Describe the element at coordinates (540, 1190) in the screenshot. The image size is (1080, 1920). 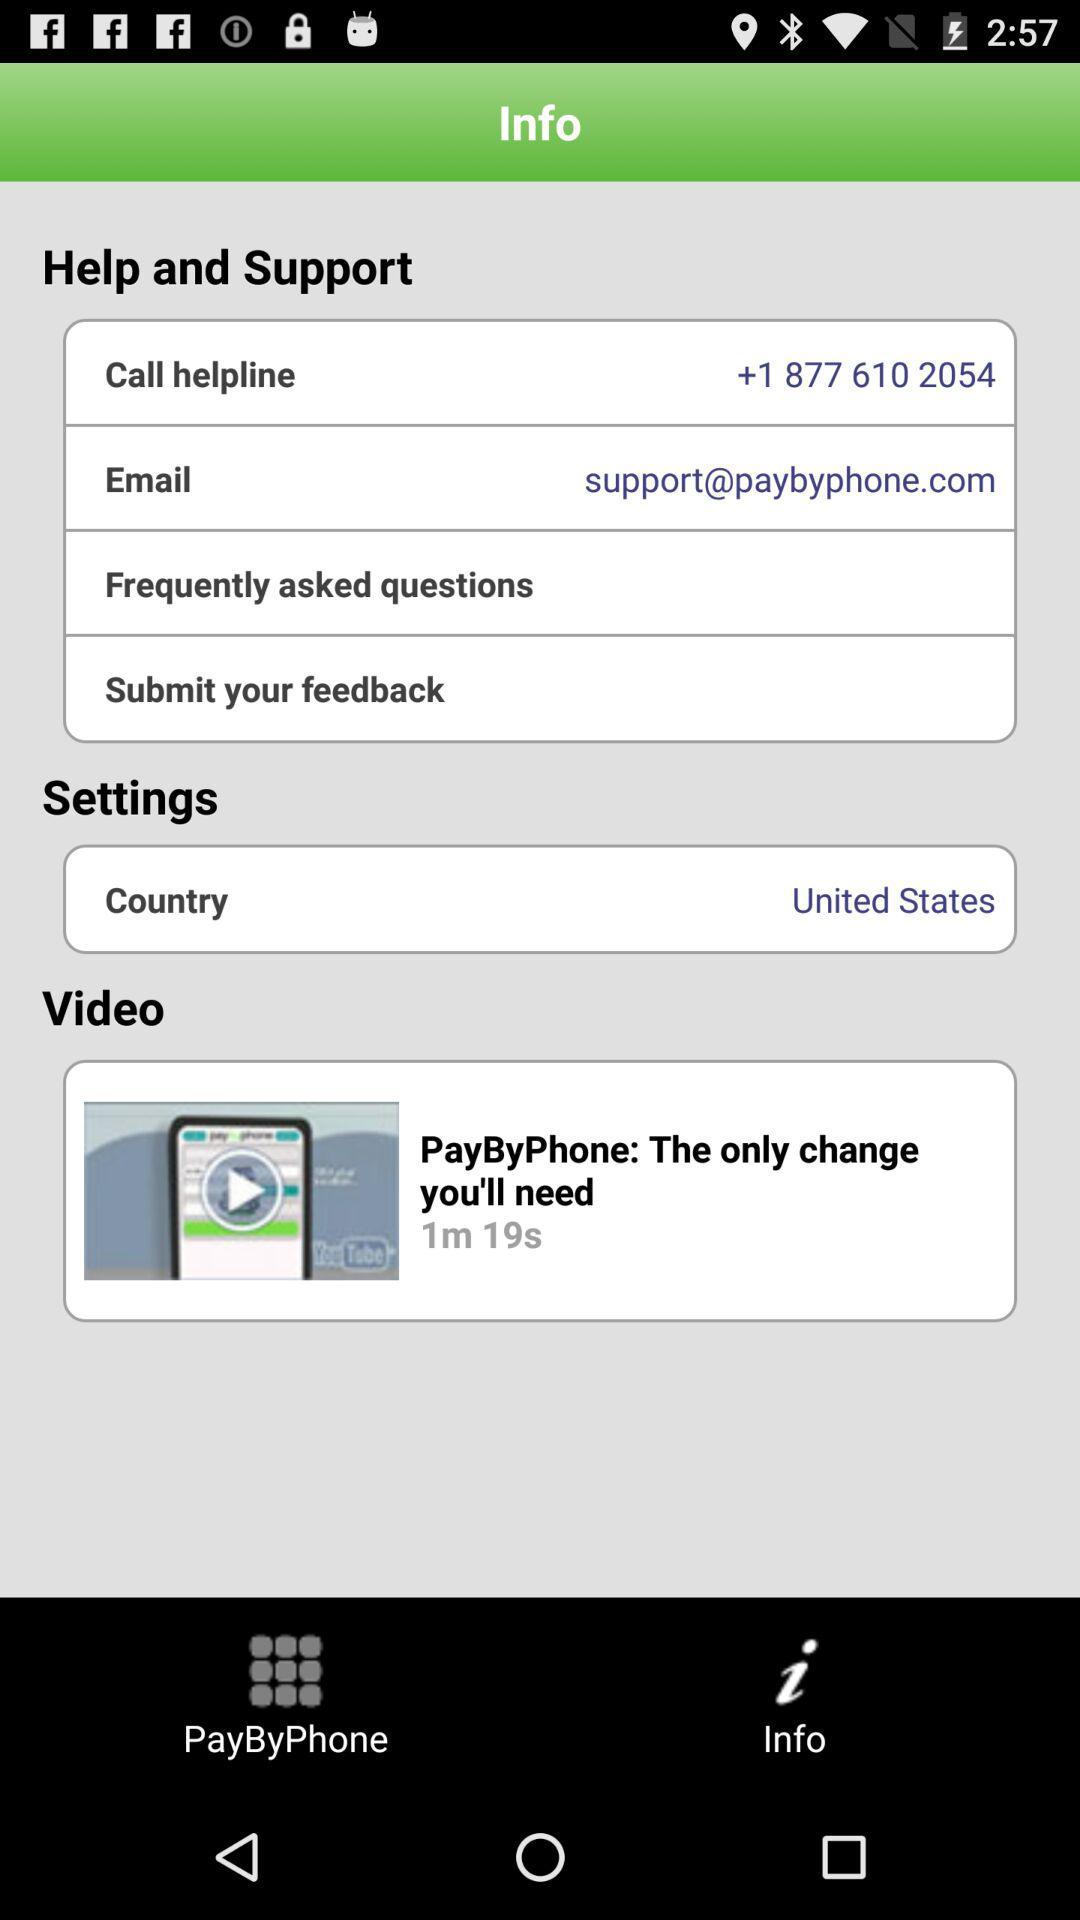
I see `the button above paybyphone button` at that location.